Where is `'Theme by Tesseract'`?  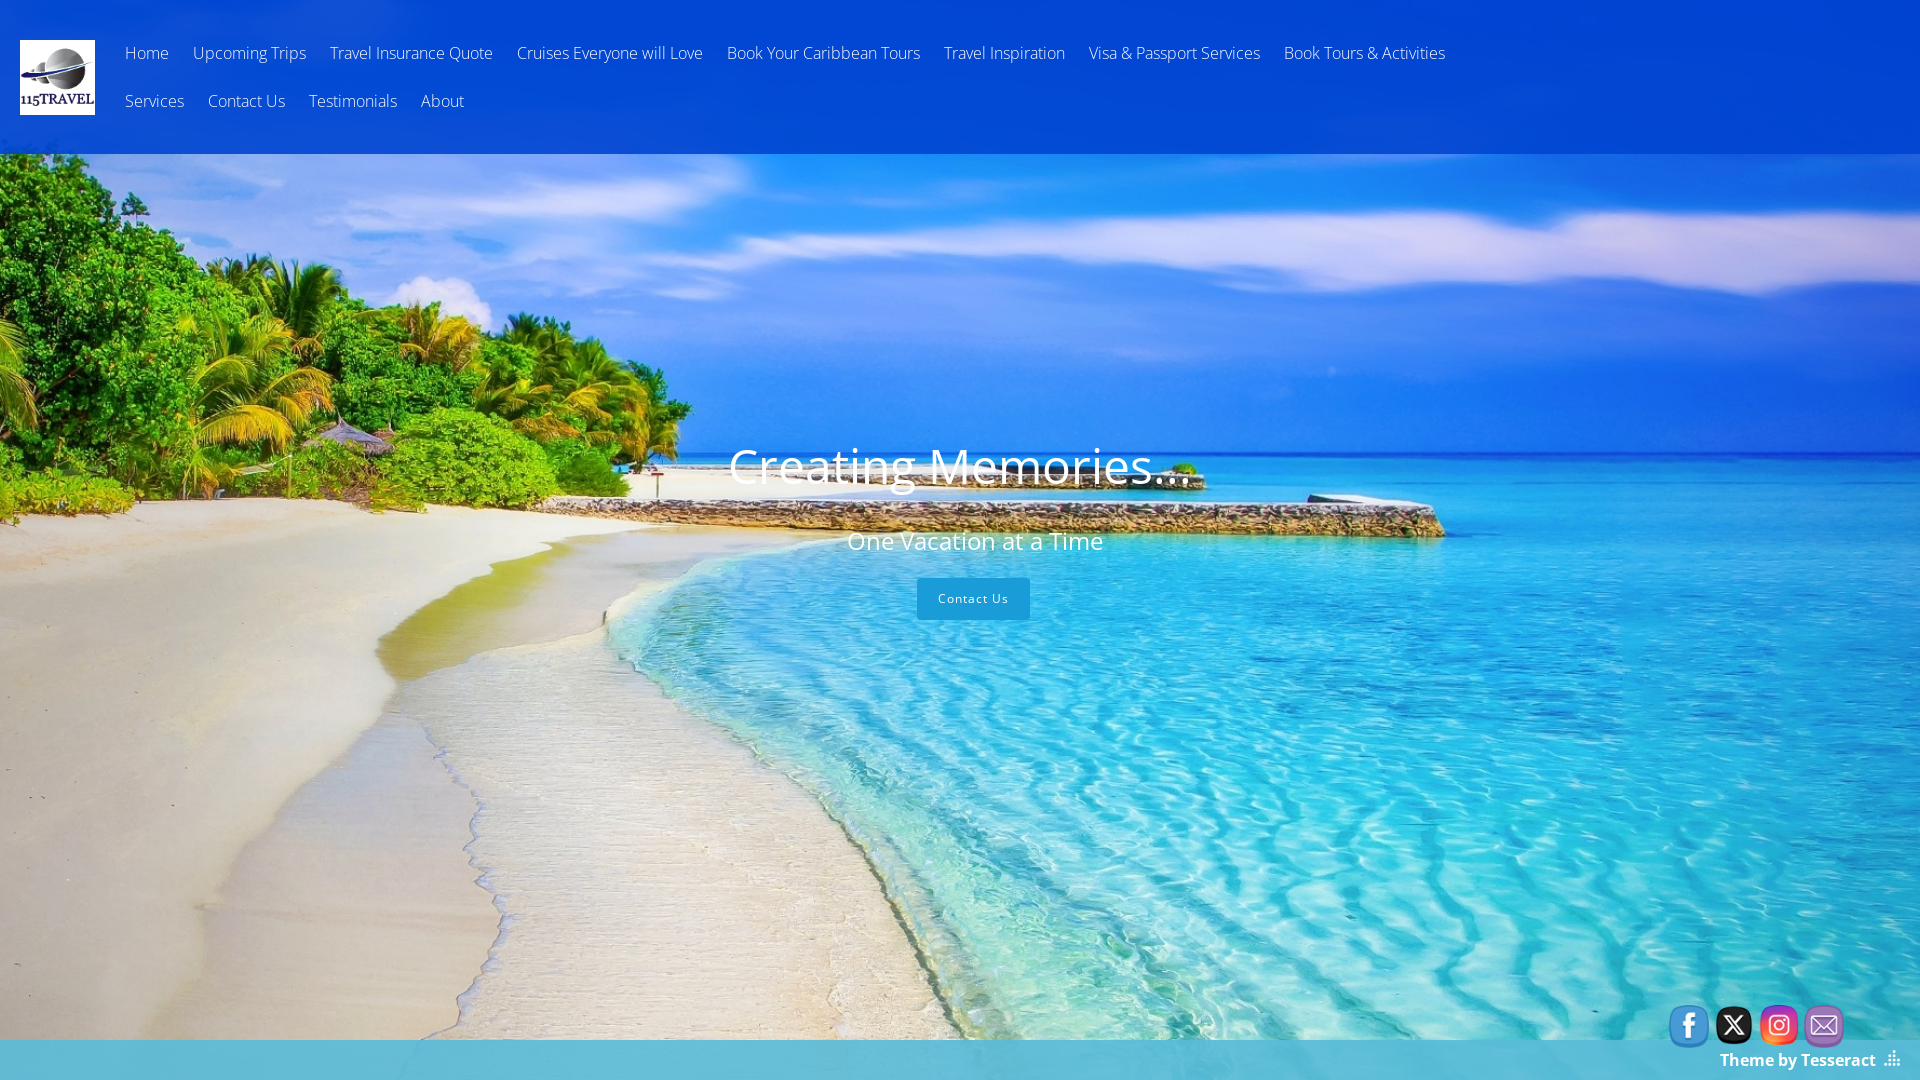 'Theme by Tesseract' is located at coordinates (1798, 1059).